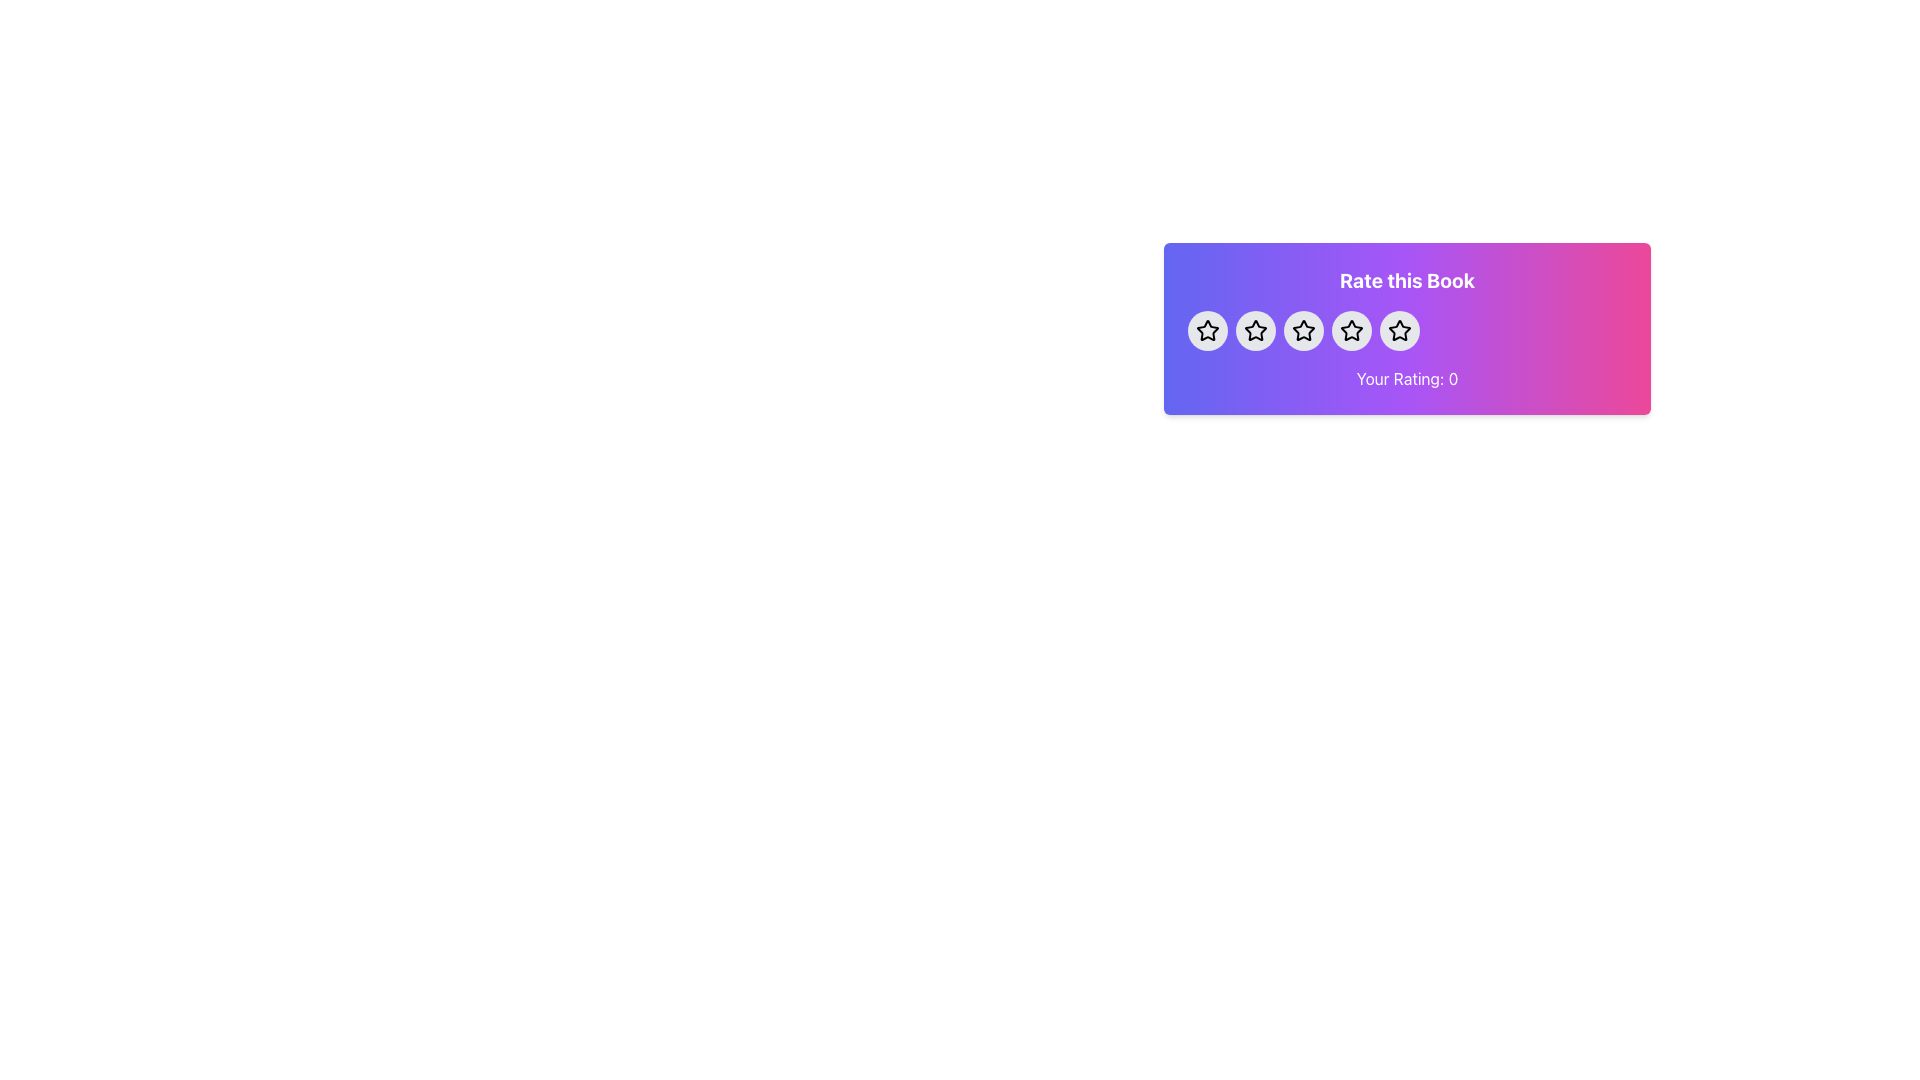  Describe the element at coordinates (1255, 330) in the screenshot. I see `the second star in the rating card labeled 'Rate this Book' for accessibility navigation` at that location.